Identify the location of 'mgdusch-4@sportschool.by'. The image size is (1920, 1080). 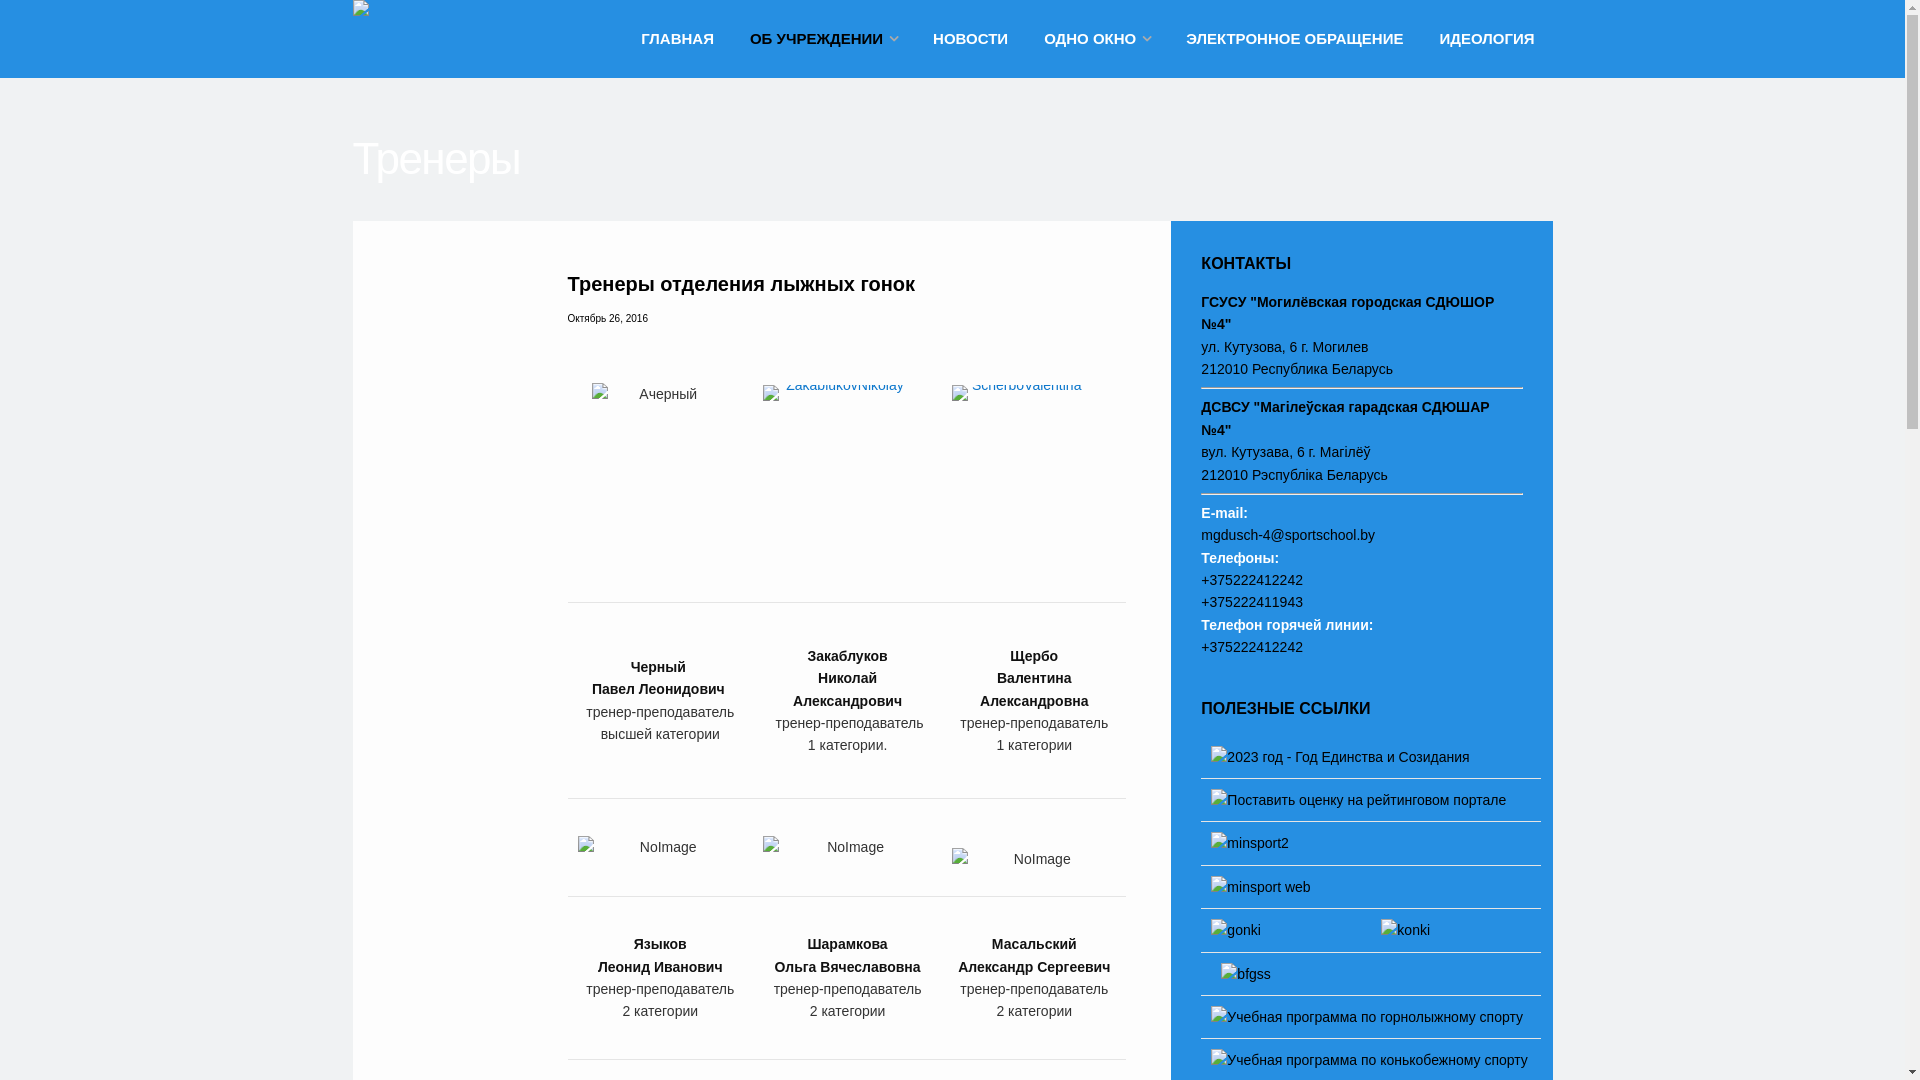
(1200, 534).